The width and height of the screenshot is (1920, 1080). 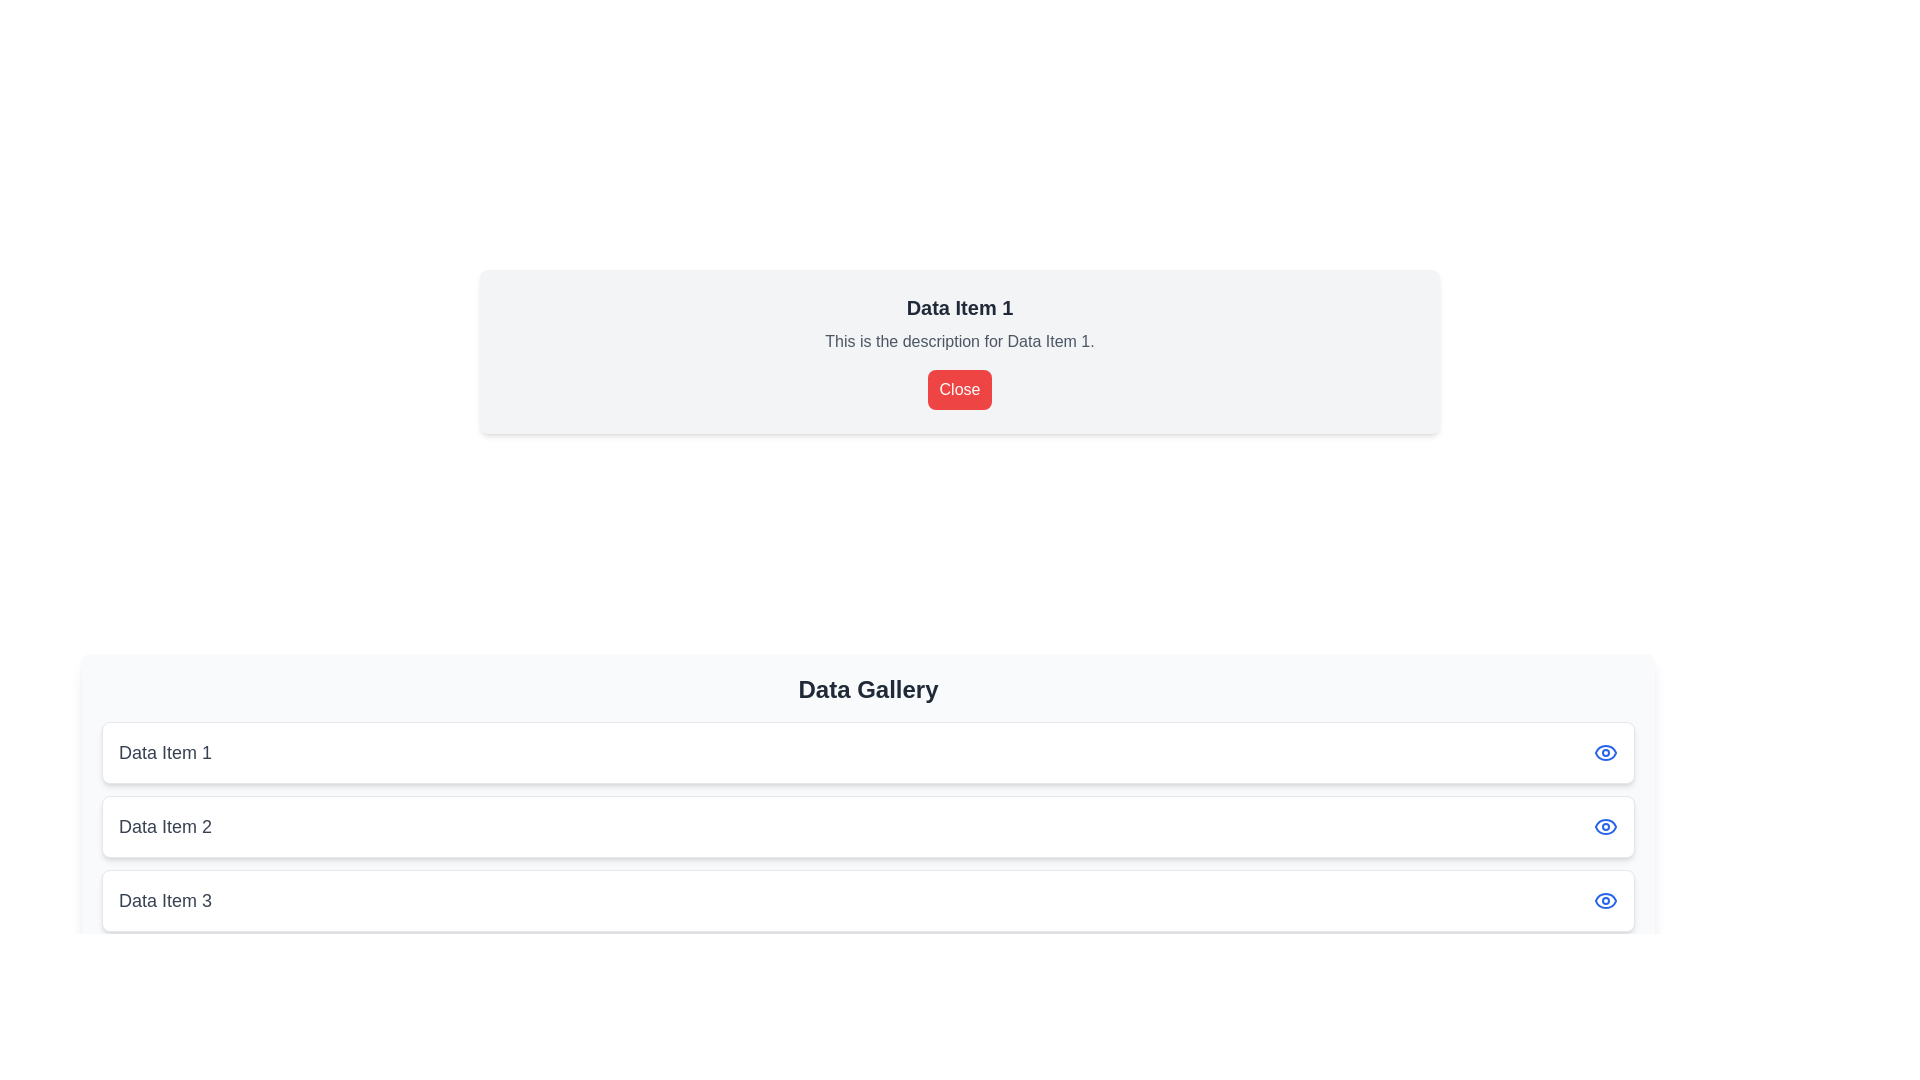 I want to click on the third list item in the 'Data Gallery' section, which is positioned below 'Data Item 2' and above 'Data Item 4', so click(x=868, y=901).